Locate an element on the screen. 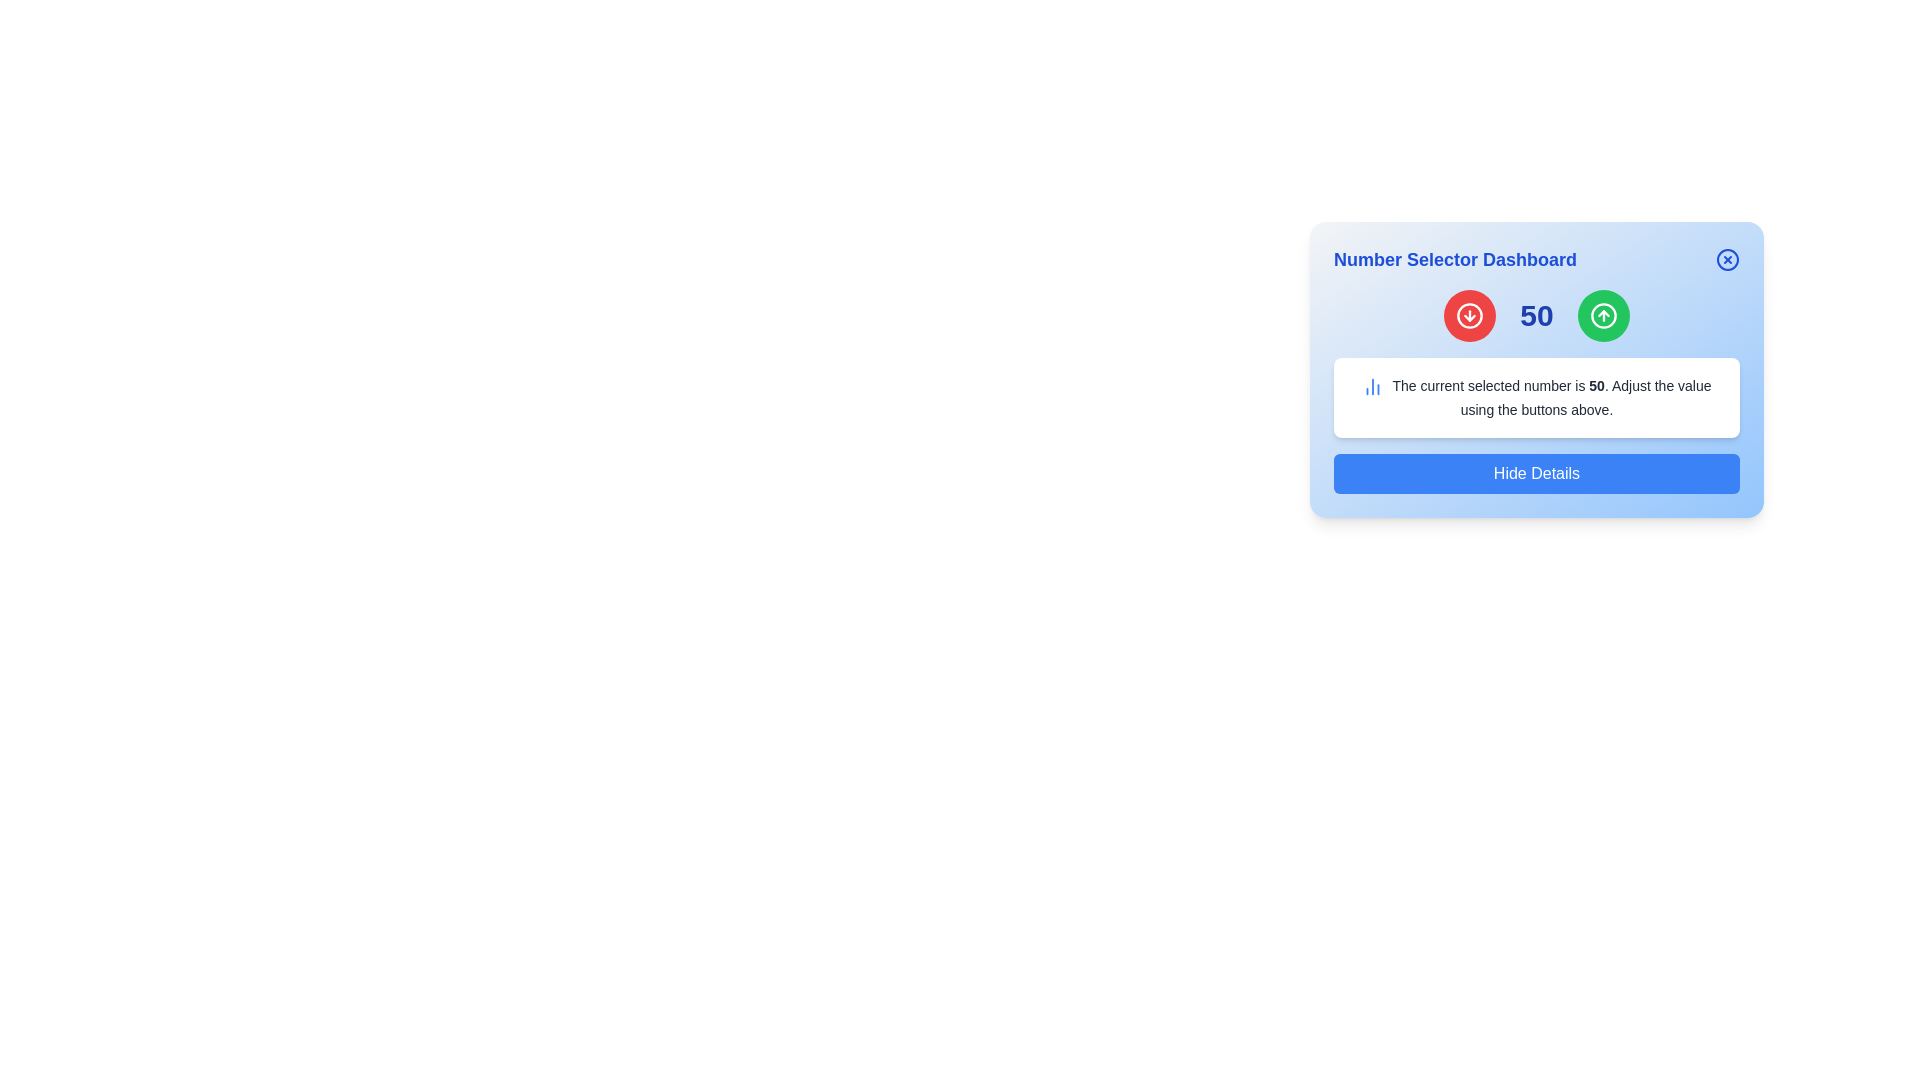  the closing icon button located in the top-right corner of the 'Number Selector Dashboard' component is located at coordinates (1727, 258).